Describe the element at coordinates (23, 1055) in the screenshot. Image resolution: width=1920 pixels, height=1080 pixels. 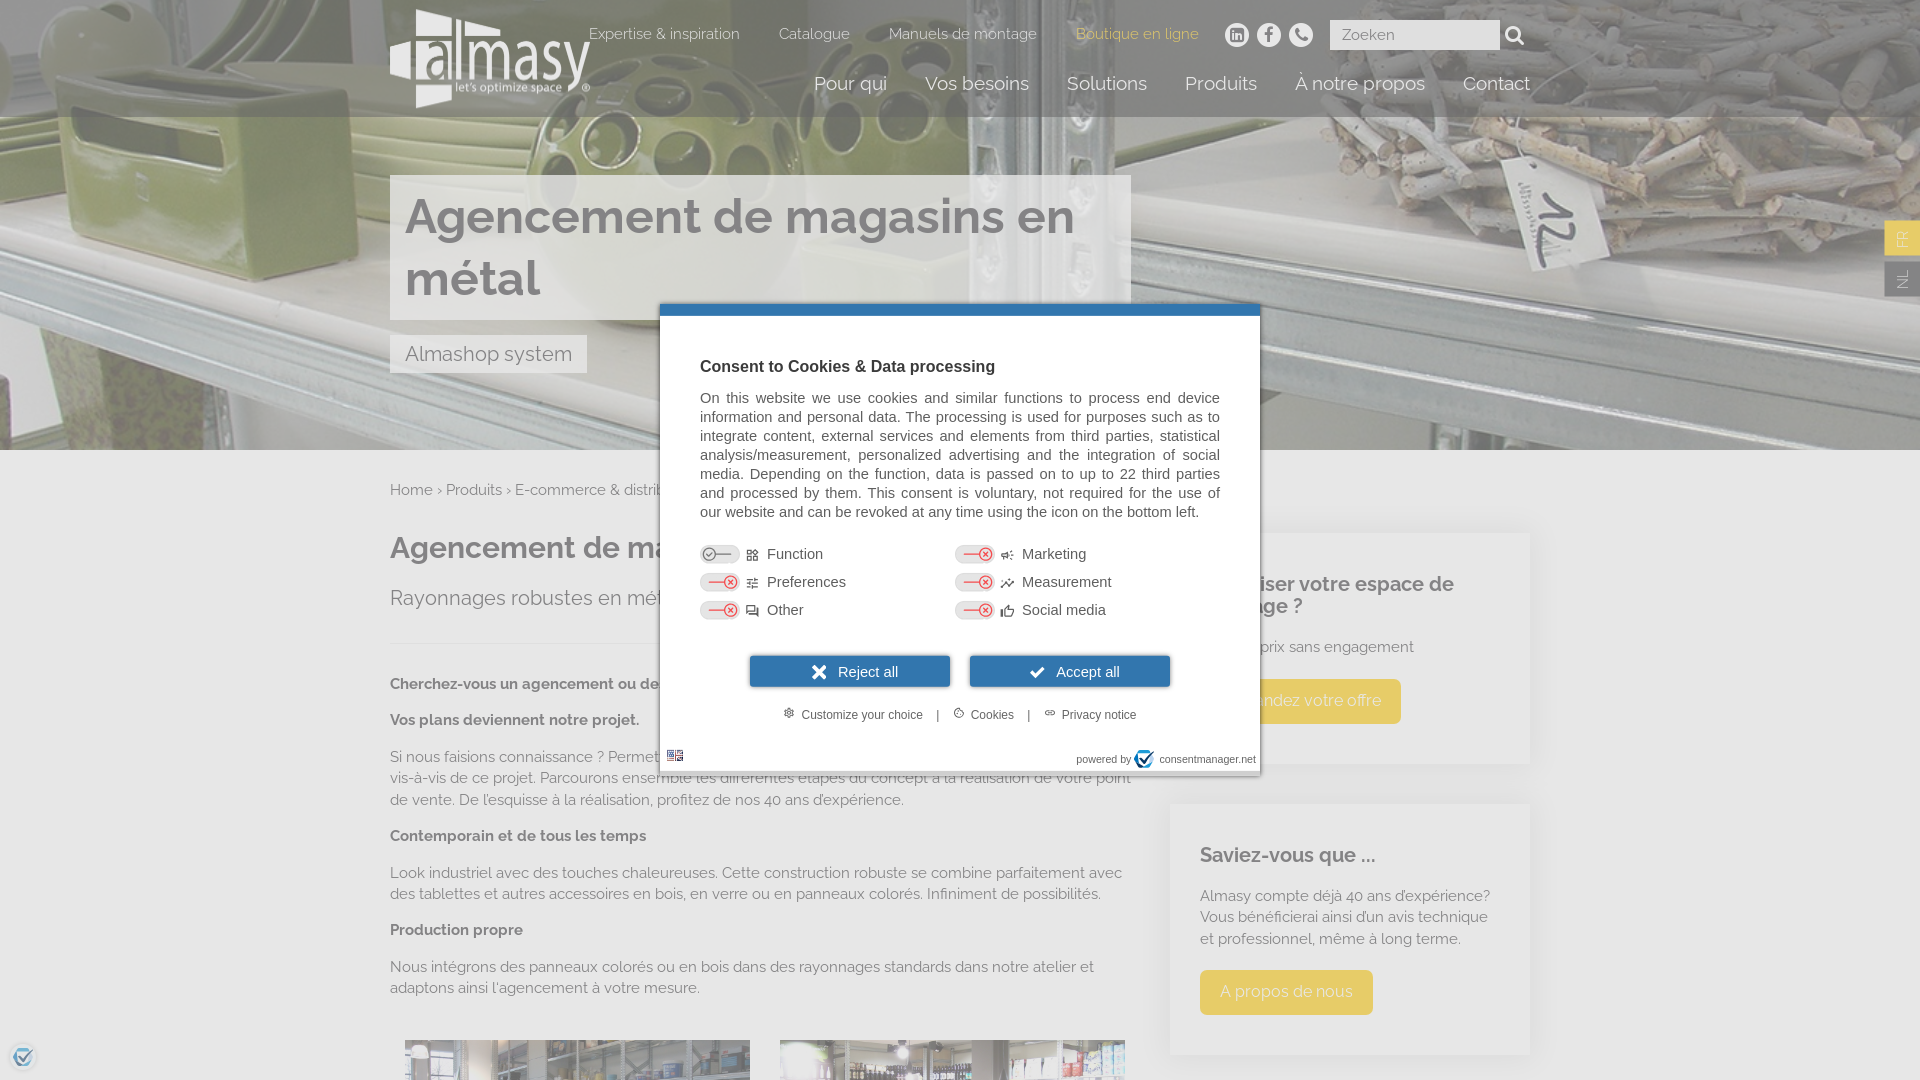
I see `'Privacy settings'` at that location.